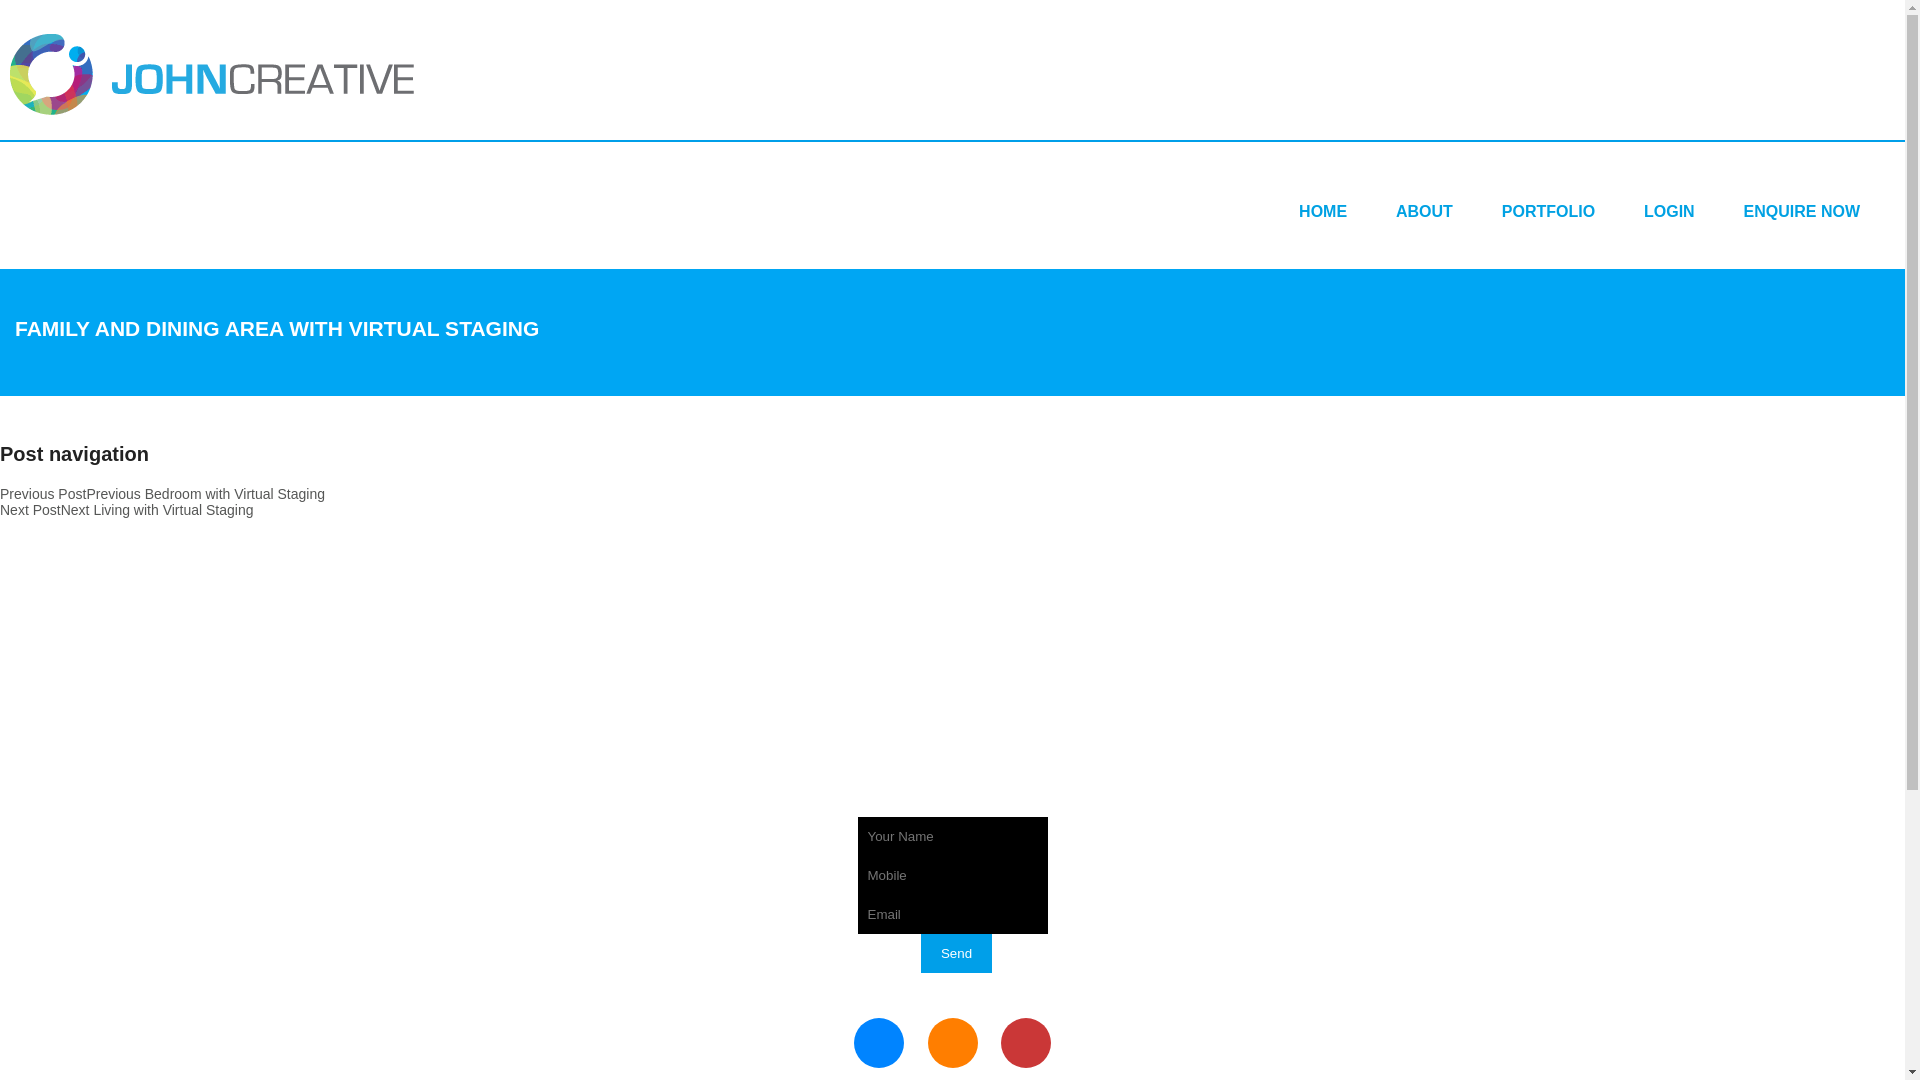 This screenshot has width=1920, height=1080. Describe the element at coordinates (955, 952) in the screenshot. I see `'Send'` at that location.